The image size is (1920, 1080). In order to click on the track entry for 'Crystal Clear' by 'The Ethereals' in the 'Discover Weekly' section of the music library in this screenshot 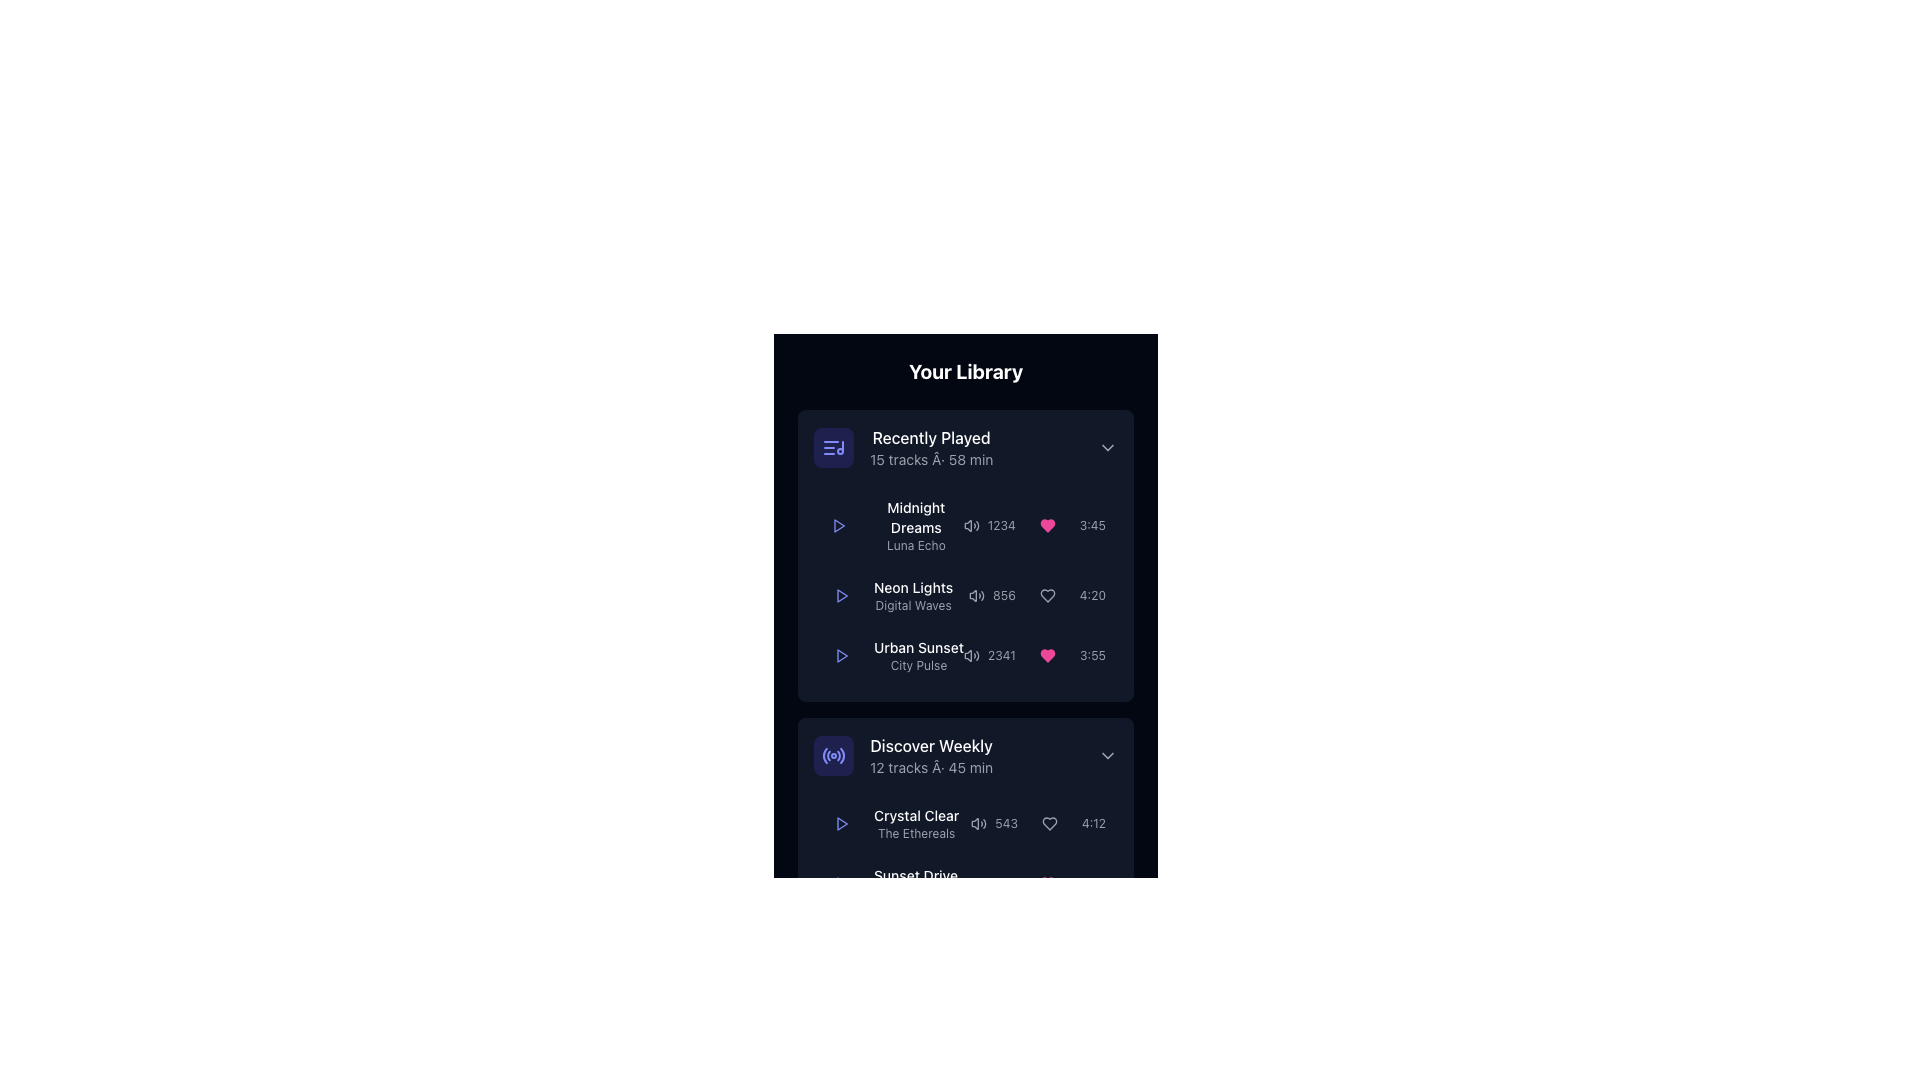, I will do `click(915, 824)`.